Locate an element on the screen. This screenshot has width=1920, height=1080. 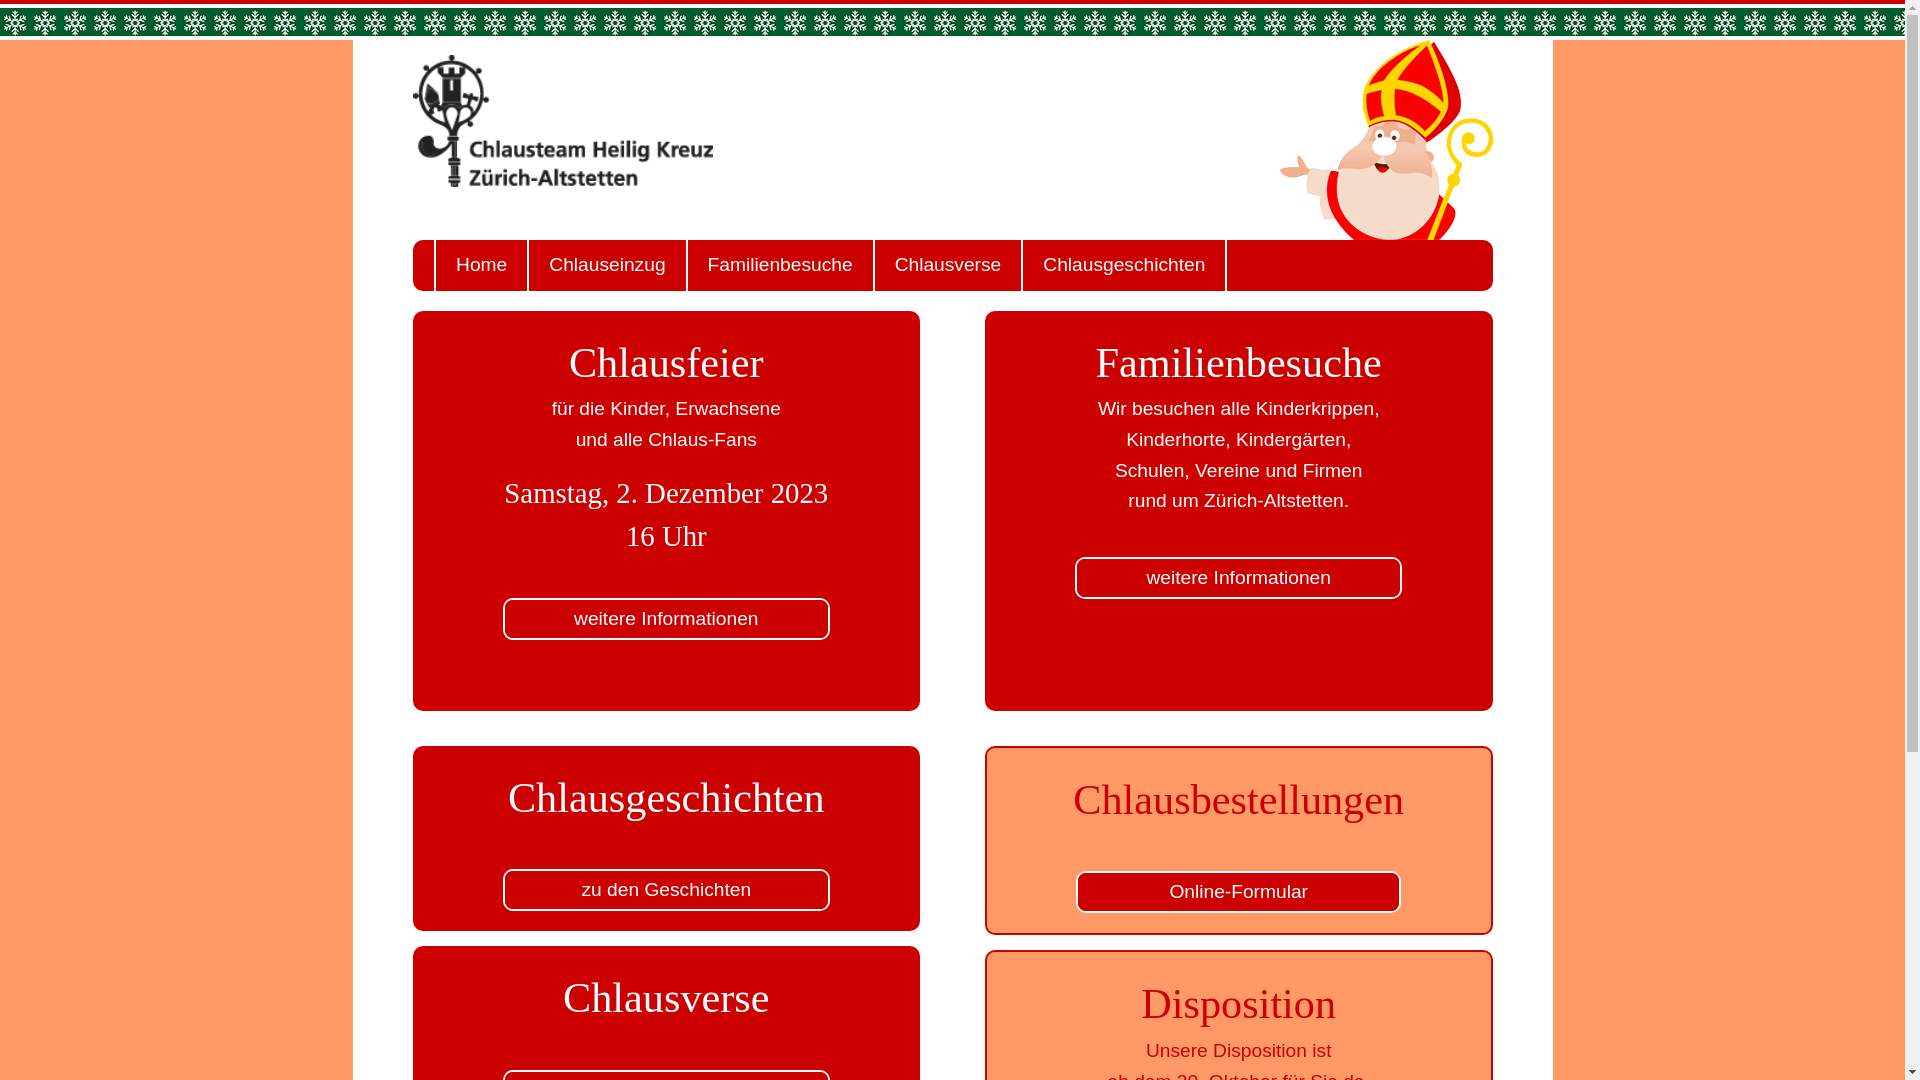
'Online-Formular' is located at coordinates (1237, 890).